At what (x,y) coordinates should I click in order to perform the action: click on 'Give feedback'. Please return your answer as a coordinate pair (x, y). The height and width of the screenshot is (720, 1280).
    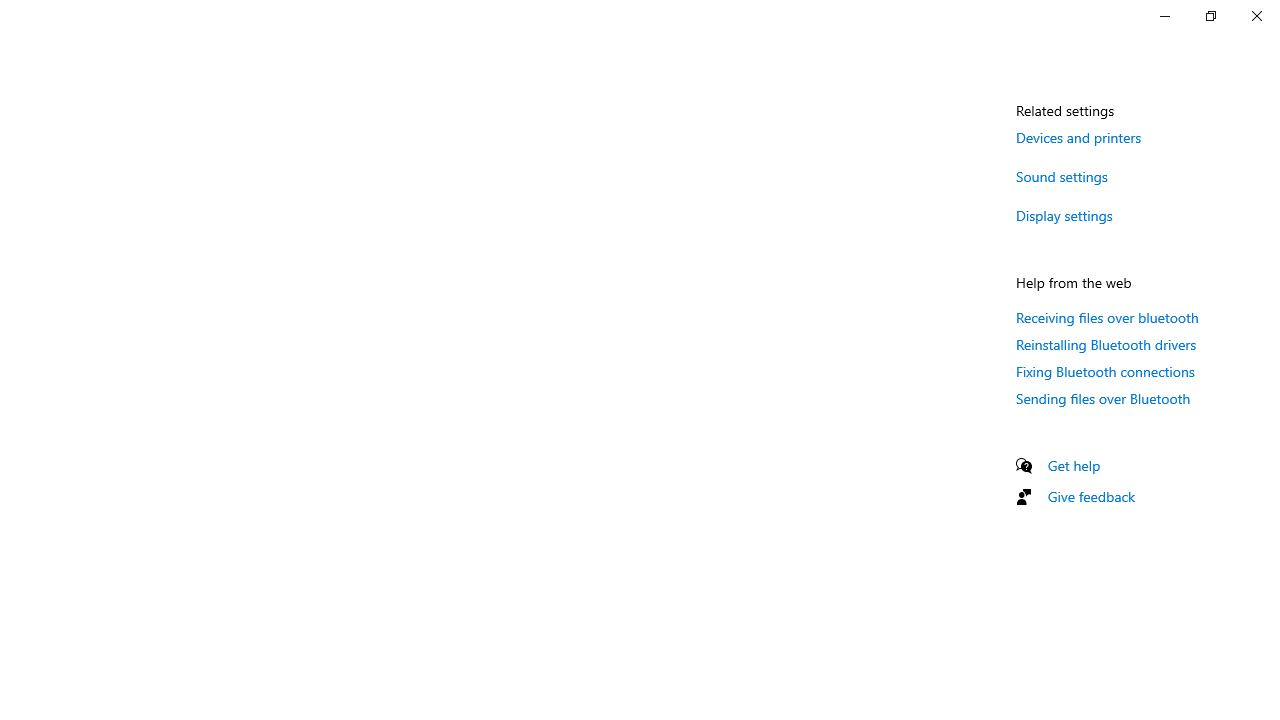
    Looking at the image, I should click on (1090, 495).